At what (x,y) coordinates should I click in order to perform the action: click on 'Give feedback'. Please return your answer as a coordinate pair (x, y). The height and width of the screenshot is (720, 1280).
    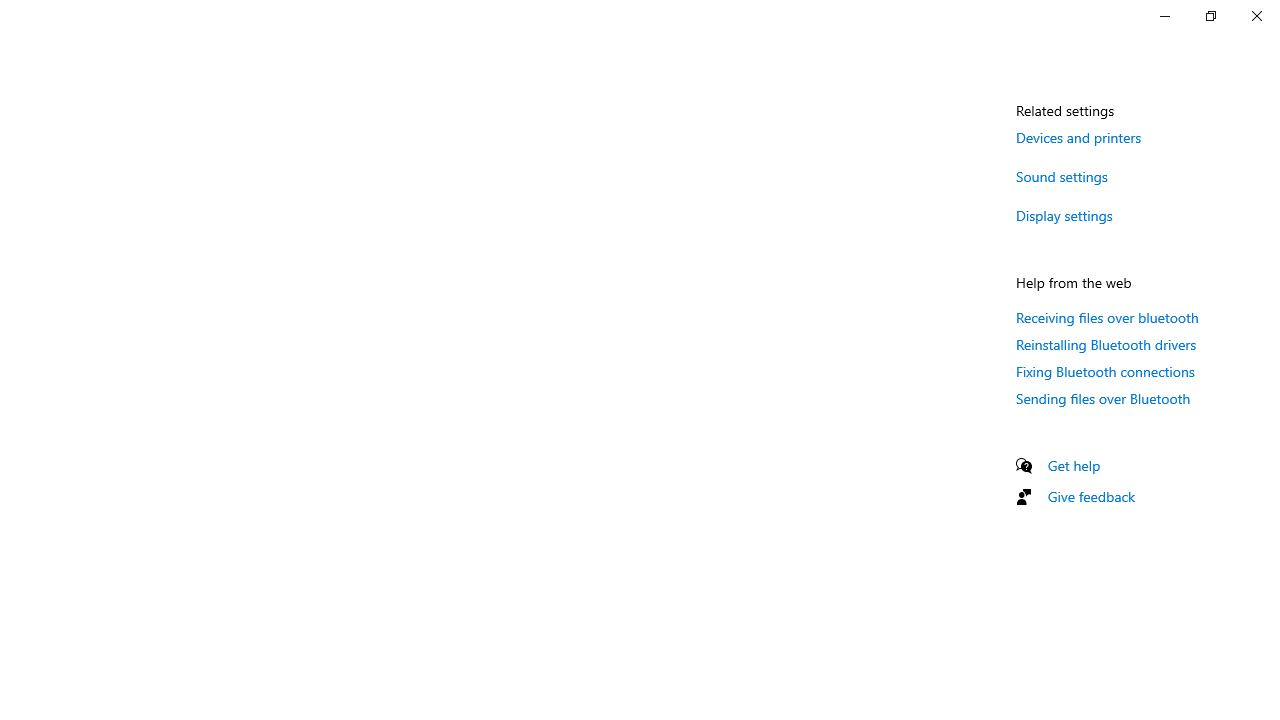
    Looking at the image, I should click on (1090, 495).